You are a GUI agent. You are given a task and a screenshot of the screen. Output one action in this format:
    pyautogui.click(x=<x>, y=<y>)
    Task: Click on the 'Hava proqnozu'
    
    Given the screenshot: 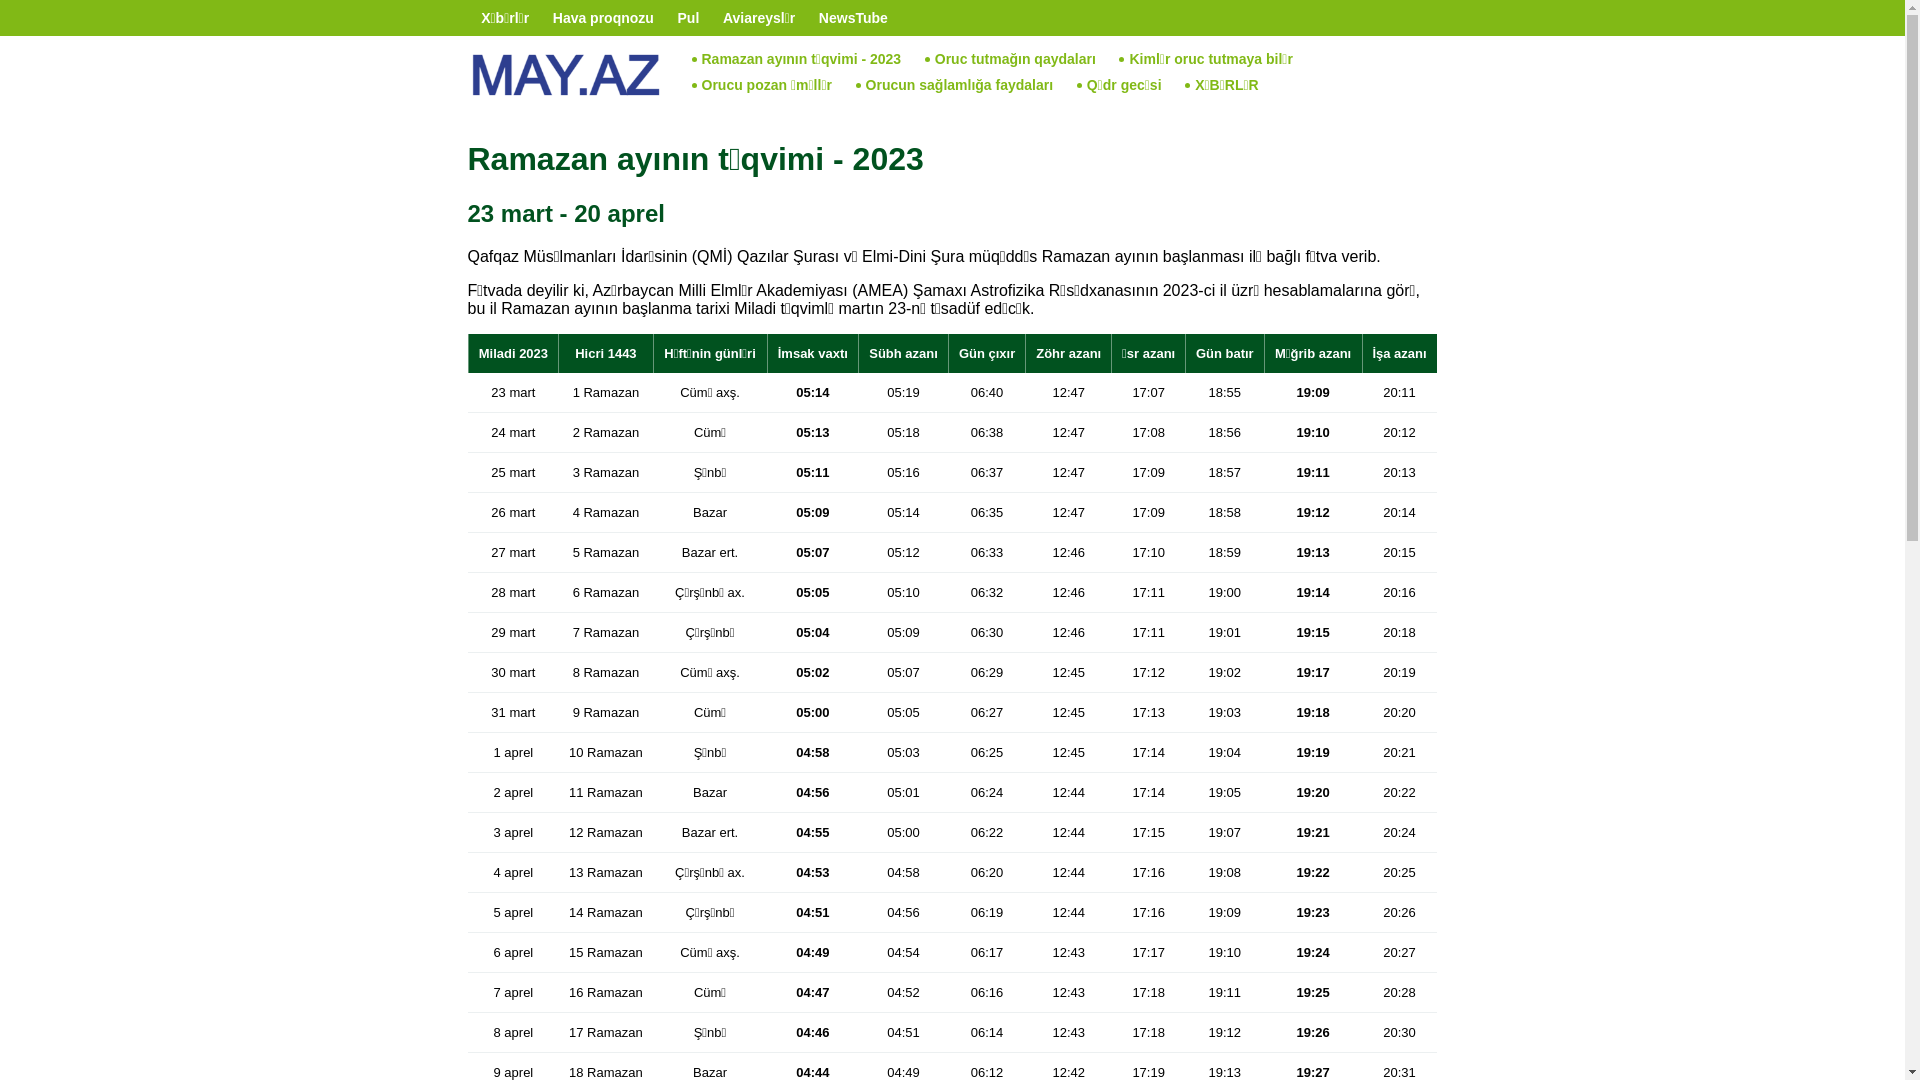 What is the action you would take?
    pyautogui.click(x=602, y=18)
    